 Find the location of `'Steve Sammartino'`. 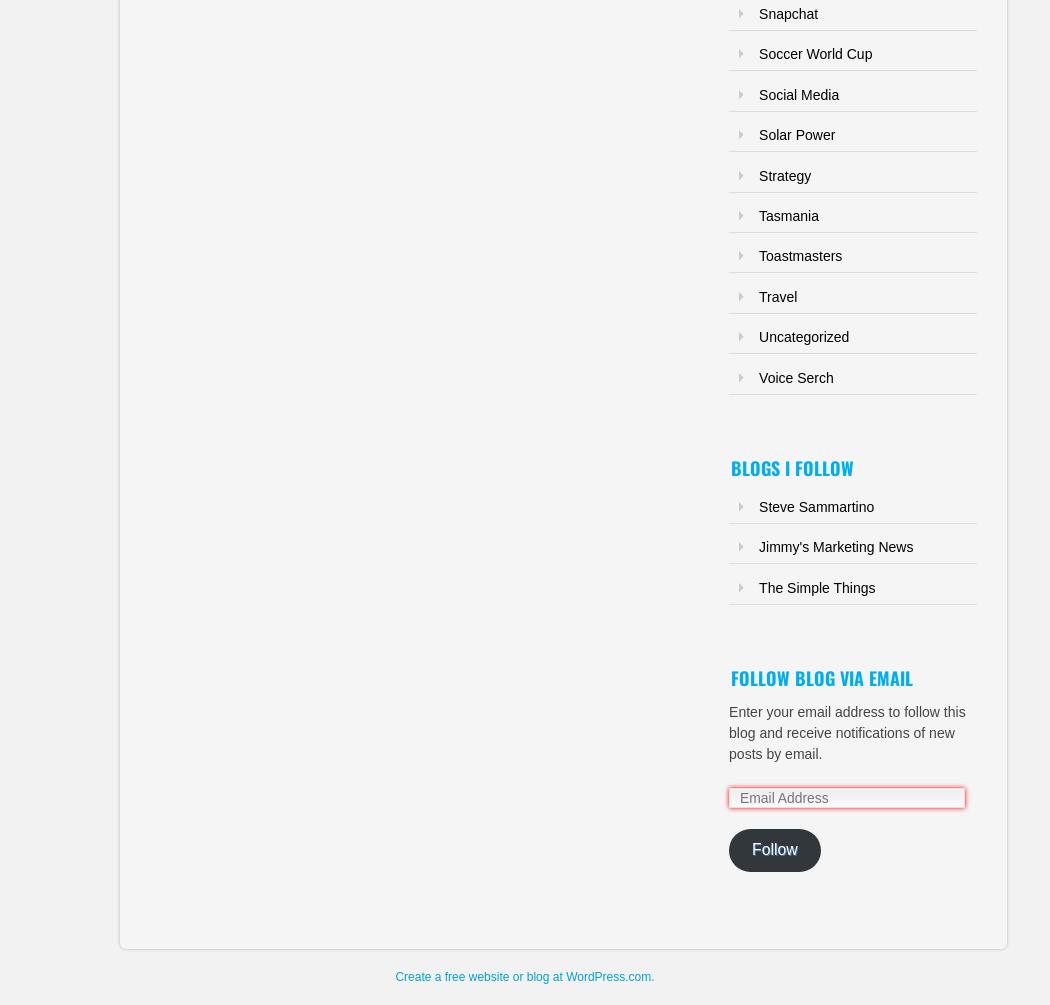

'Steve Sammartino' is located at coordinates (815, 506).